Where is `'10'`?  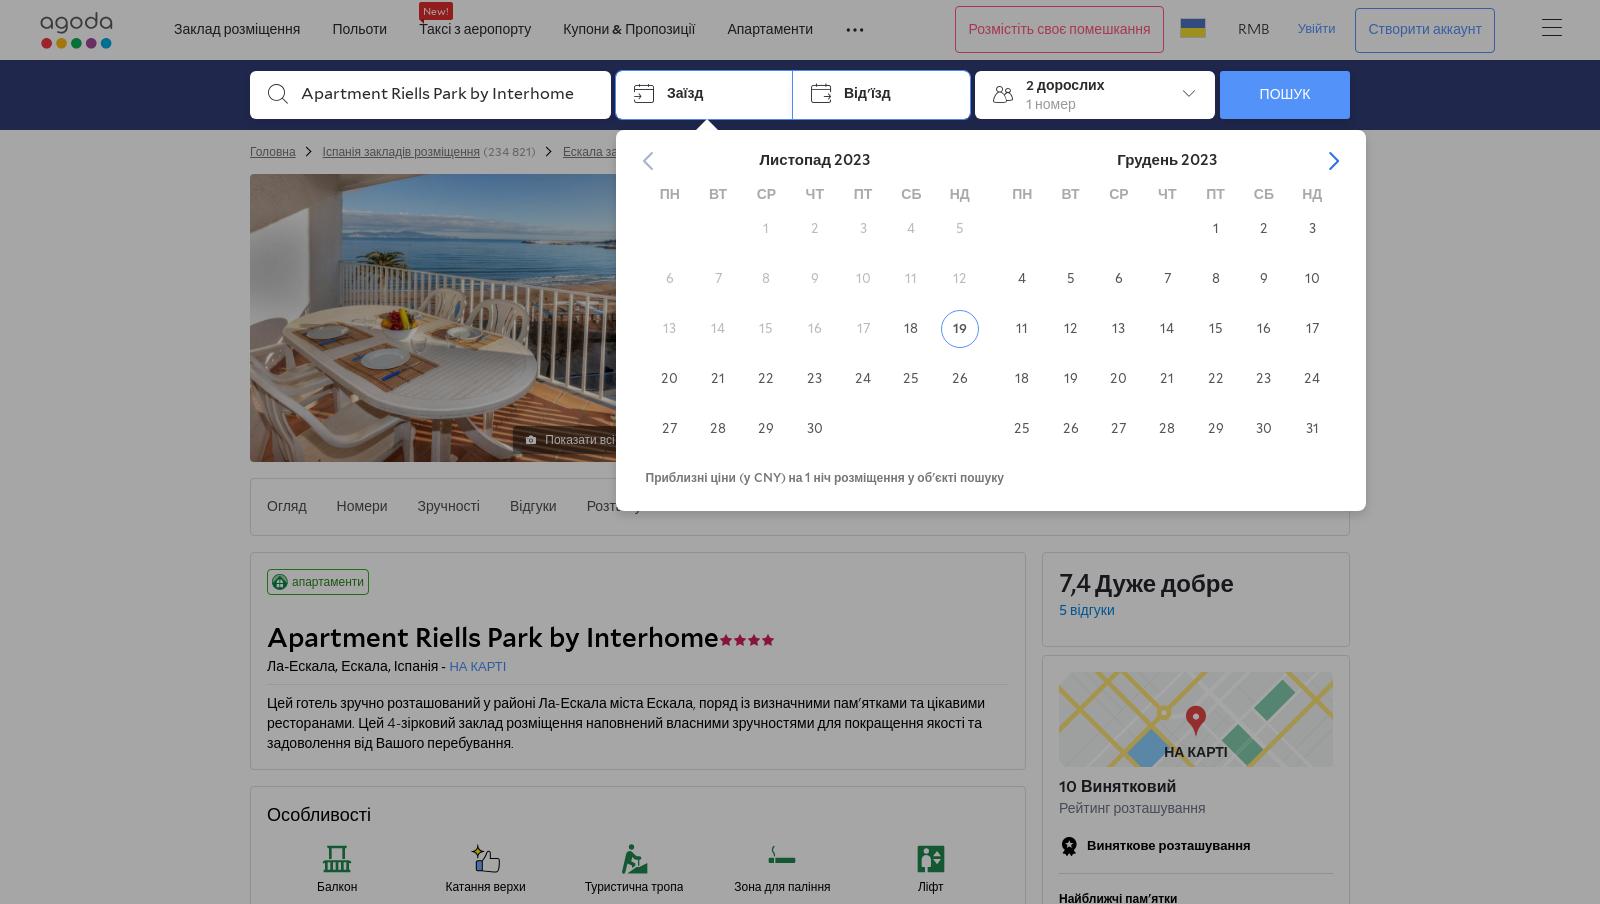
'10' is located at coordinates (1068, 786).